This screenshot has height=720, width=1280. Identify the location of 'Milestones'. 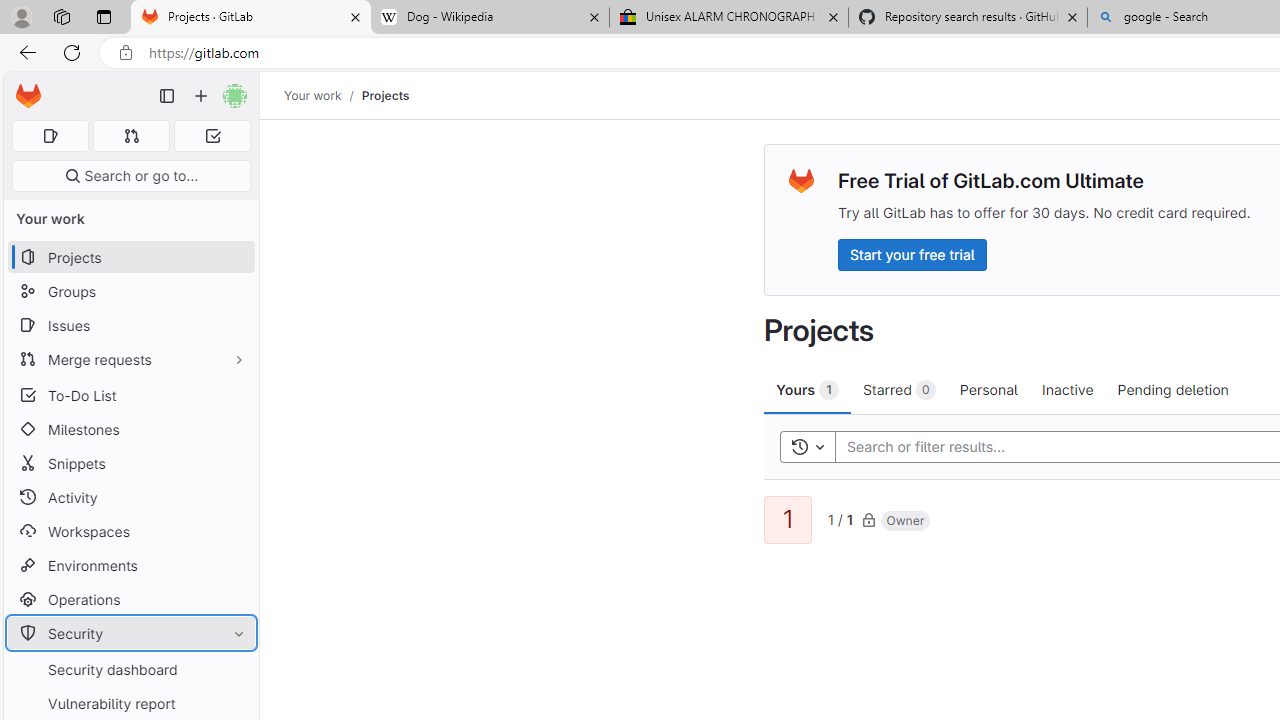
(130, 428).